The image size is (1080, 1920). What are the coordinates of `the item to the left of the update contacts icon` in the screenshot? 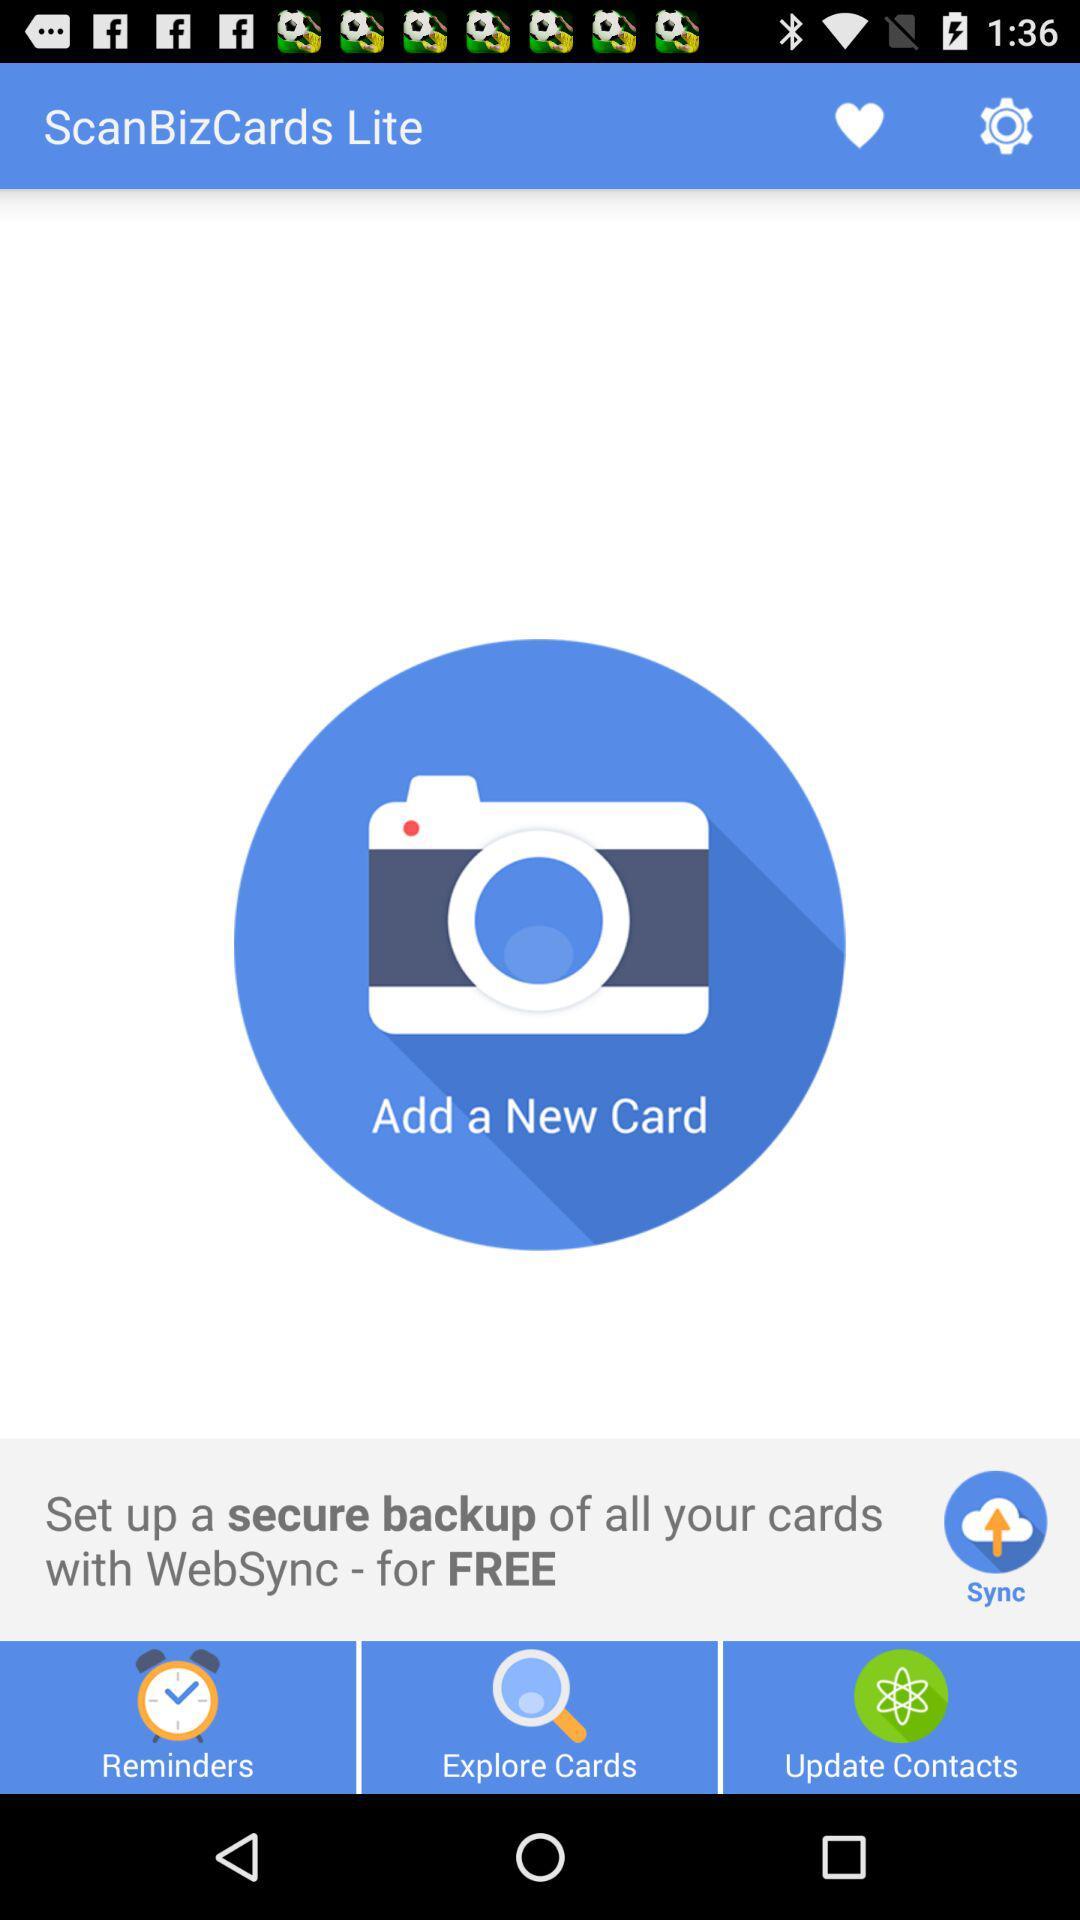 It's located at (538, 1716).